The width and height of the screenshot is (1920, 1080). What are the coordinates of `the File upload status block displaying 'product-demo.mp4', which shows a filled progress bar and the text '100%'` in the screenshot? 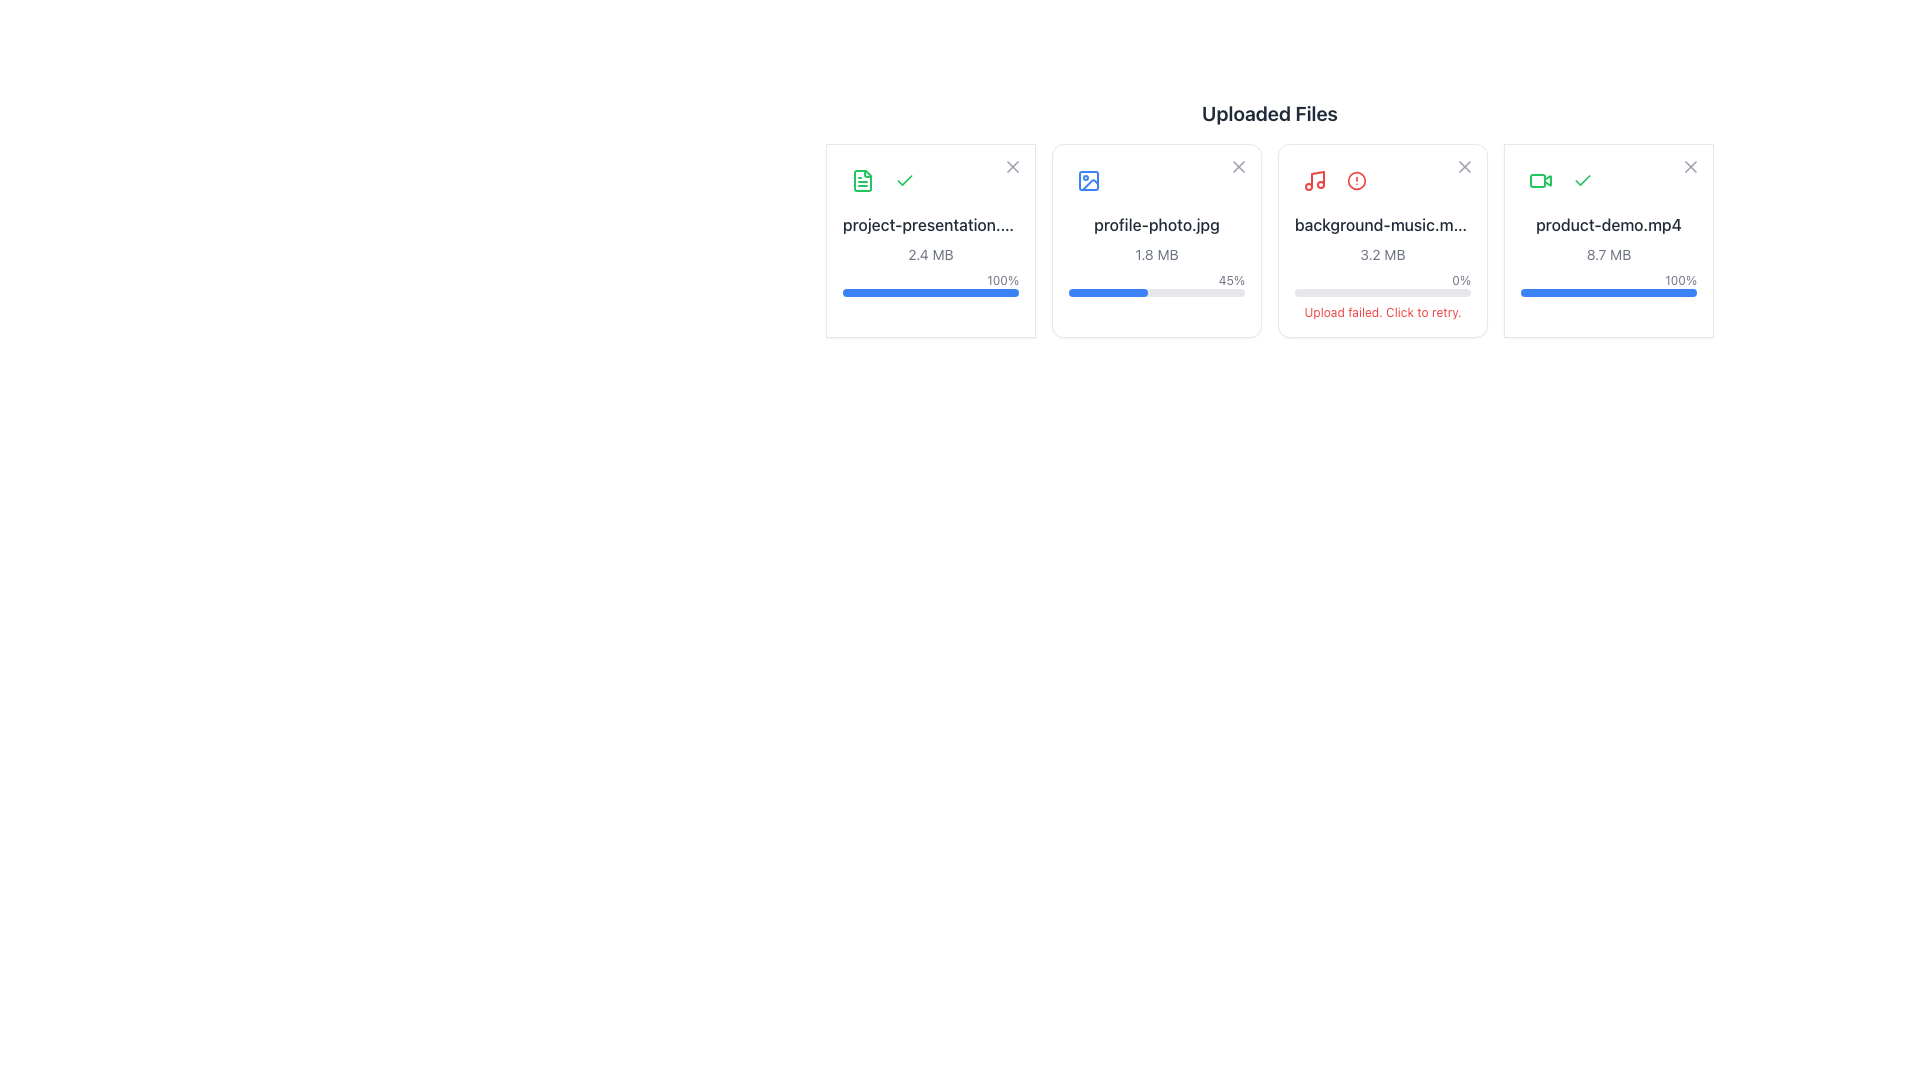 It's located at (1608, 253).